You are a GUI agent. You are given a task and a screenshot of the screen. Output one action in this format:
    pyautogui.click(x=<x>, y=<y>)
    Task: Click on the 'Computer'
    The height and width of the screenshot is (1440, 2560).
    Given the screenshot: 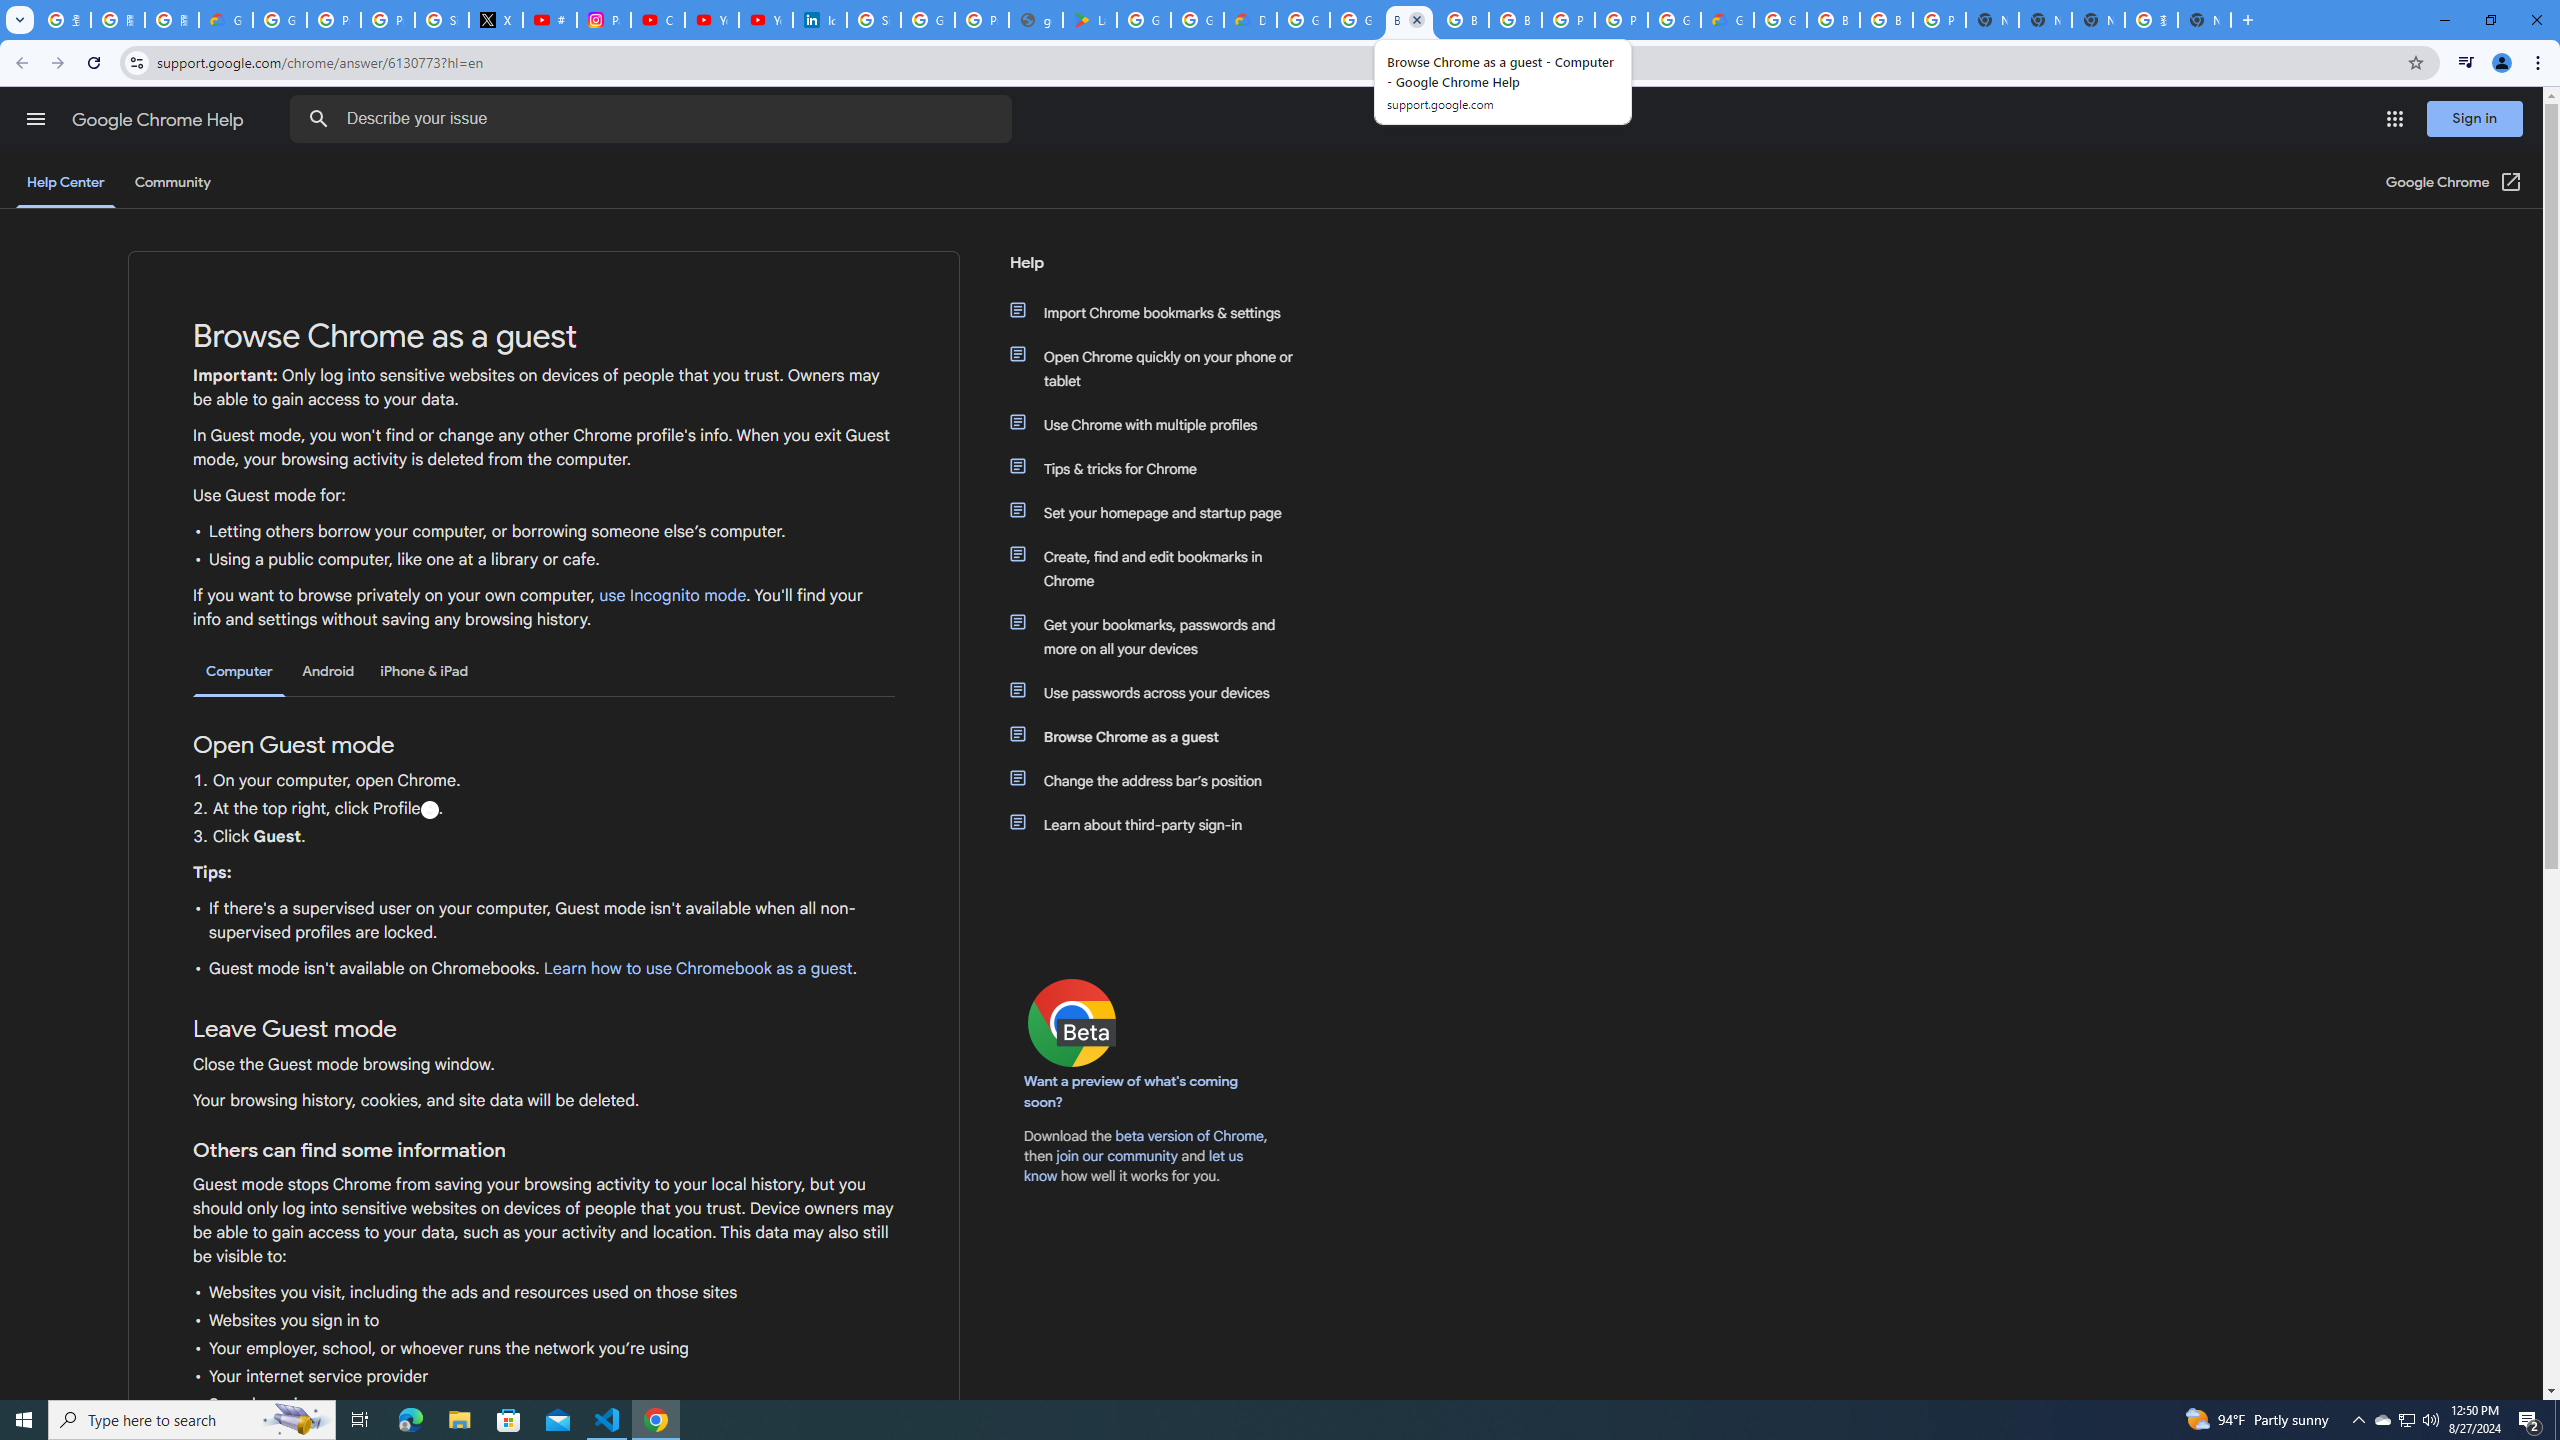 What is the action you would take?
    pyautogui.click(x=239, y=671)
    